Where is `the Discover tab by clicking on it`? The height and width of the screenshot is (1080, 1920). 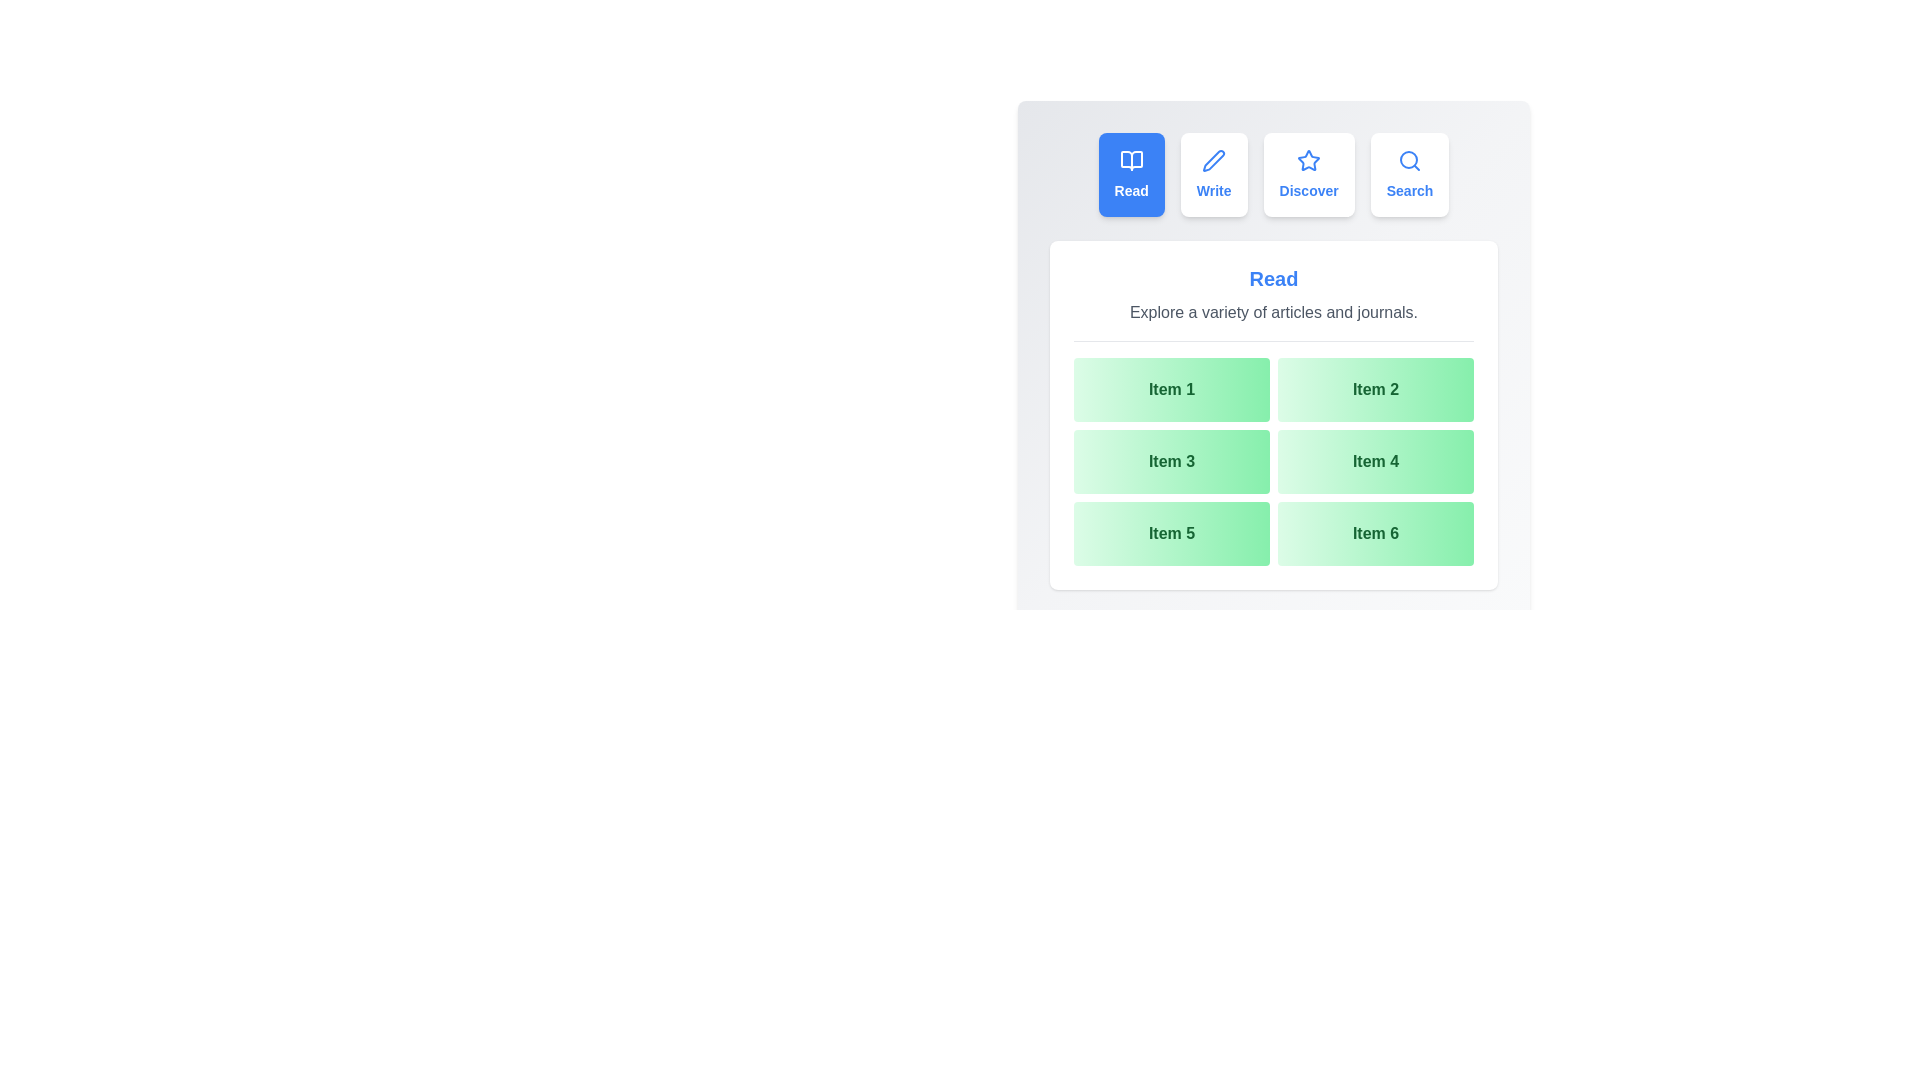 the Discover tab by clicking on it is located at coordinates (1309, 173).